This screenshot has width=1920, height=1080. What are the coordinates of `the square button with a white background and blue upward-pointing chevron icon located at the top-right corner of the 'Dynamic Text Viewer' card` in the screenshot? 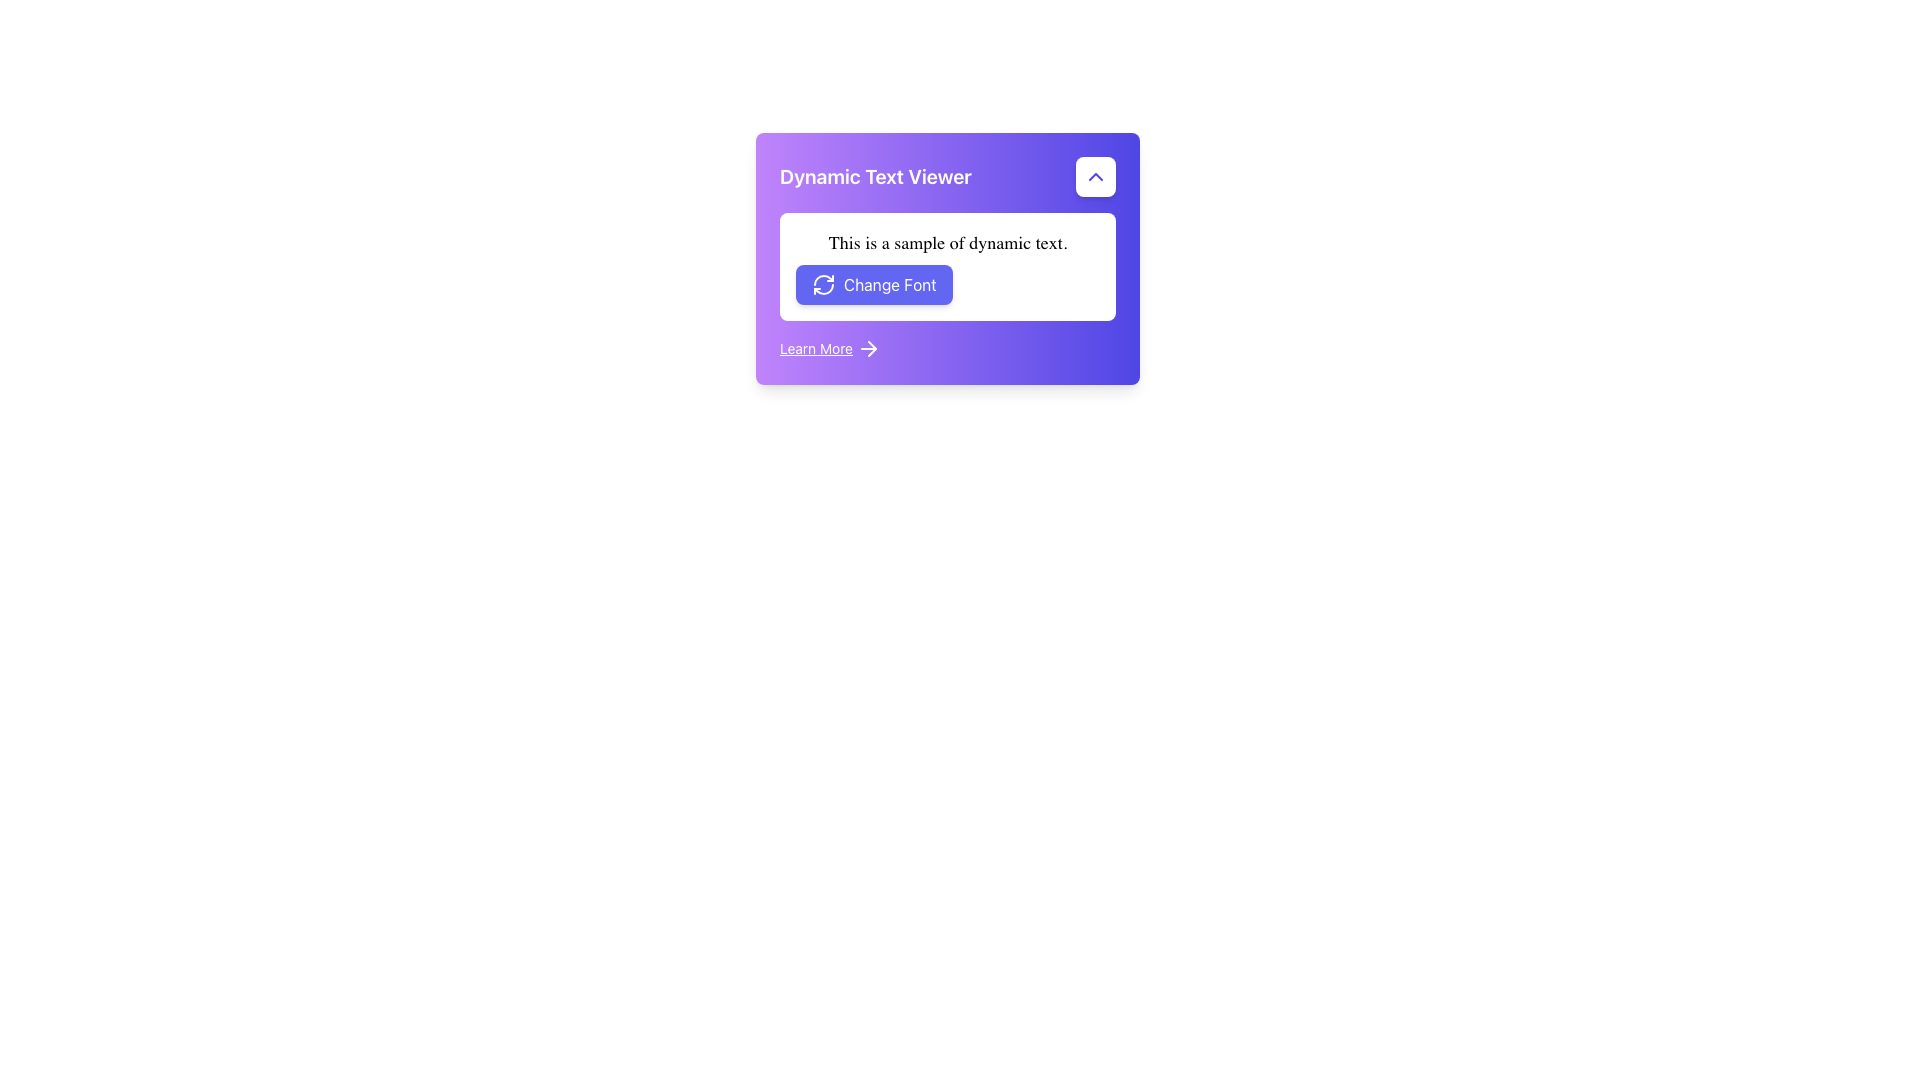 It's located at (1094, 176).